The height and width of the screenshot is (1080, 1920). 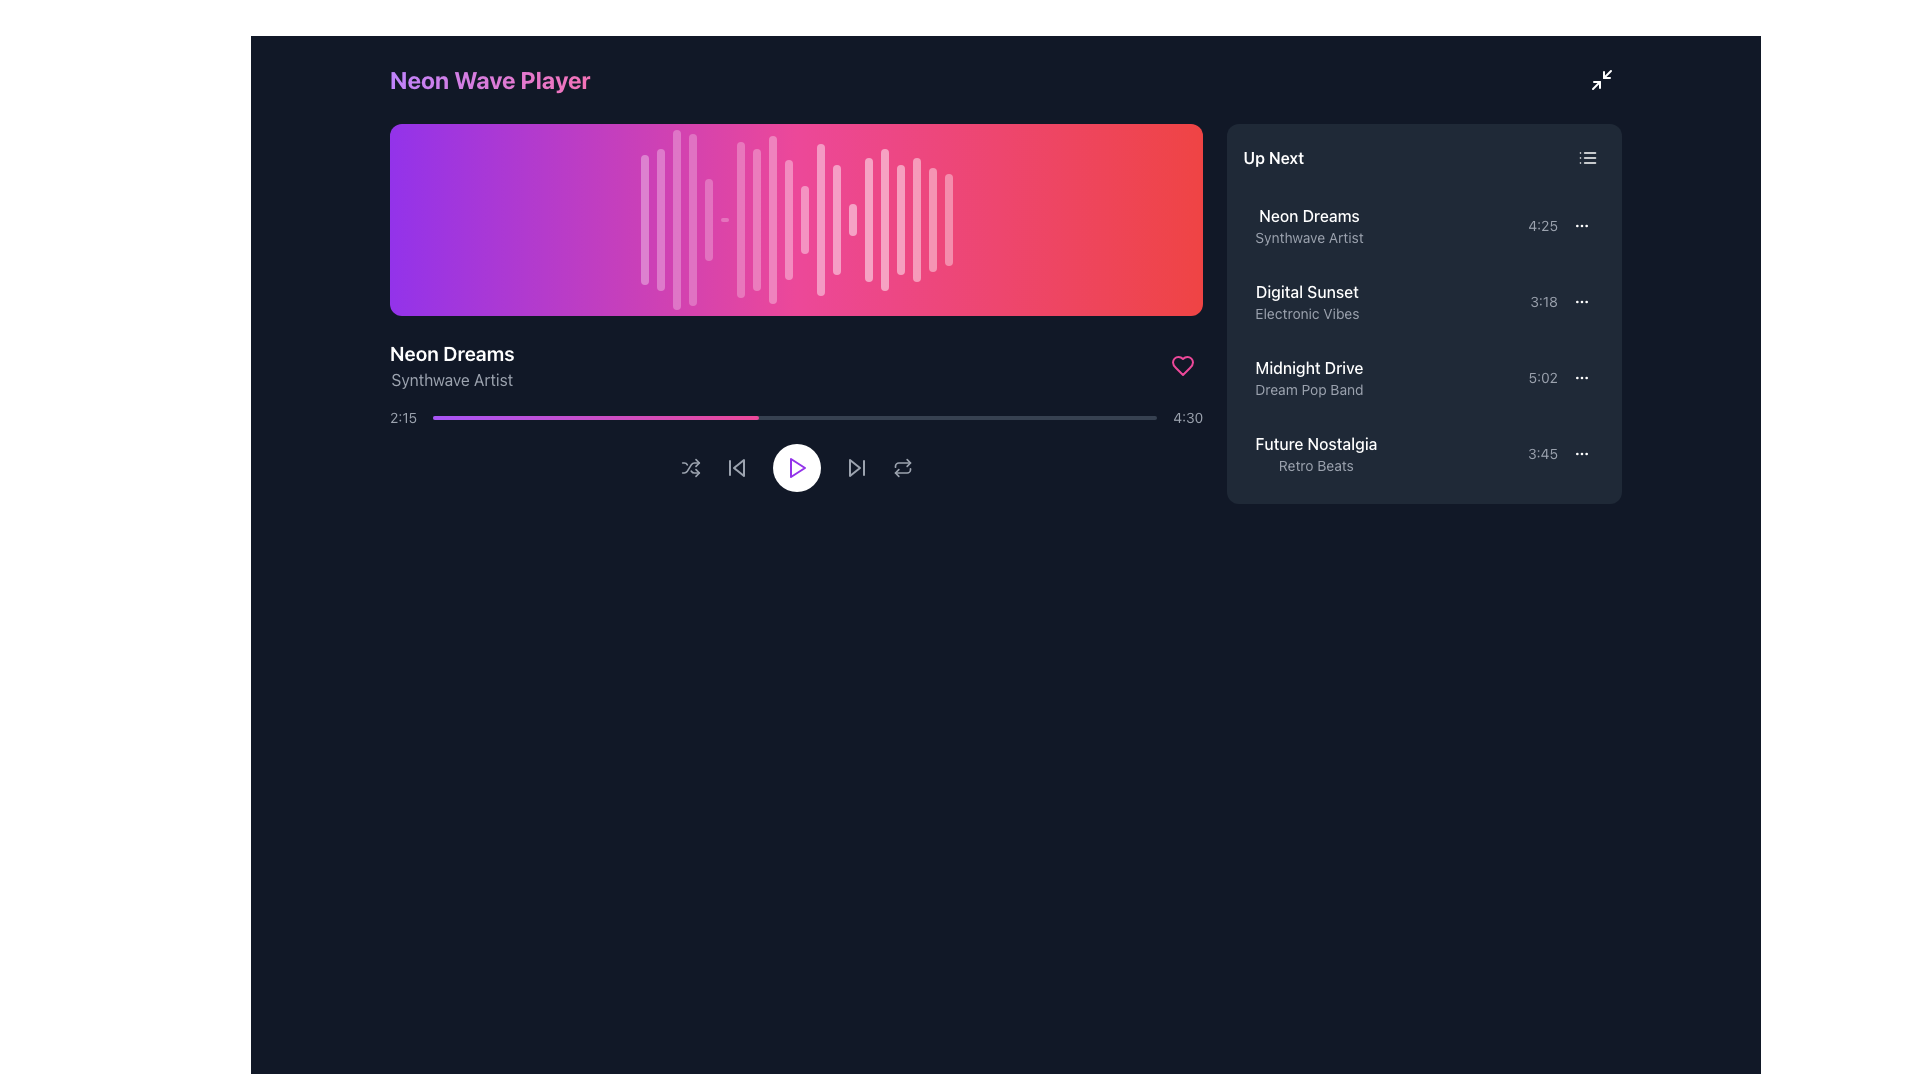 What do you see at coordinates (1309, 237) in the screenshot?
I see `text label that says 'Synthwave Artist', which is styled in gray and positioned under the 'Neon Dreams' title in the 'Up Next' panel` at bounding box center [1309, 237].